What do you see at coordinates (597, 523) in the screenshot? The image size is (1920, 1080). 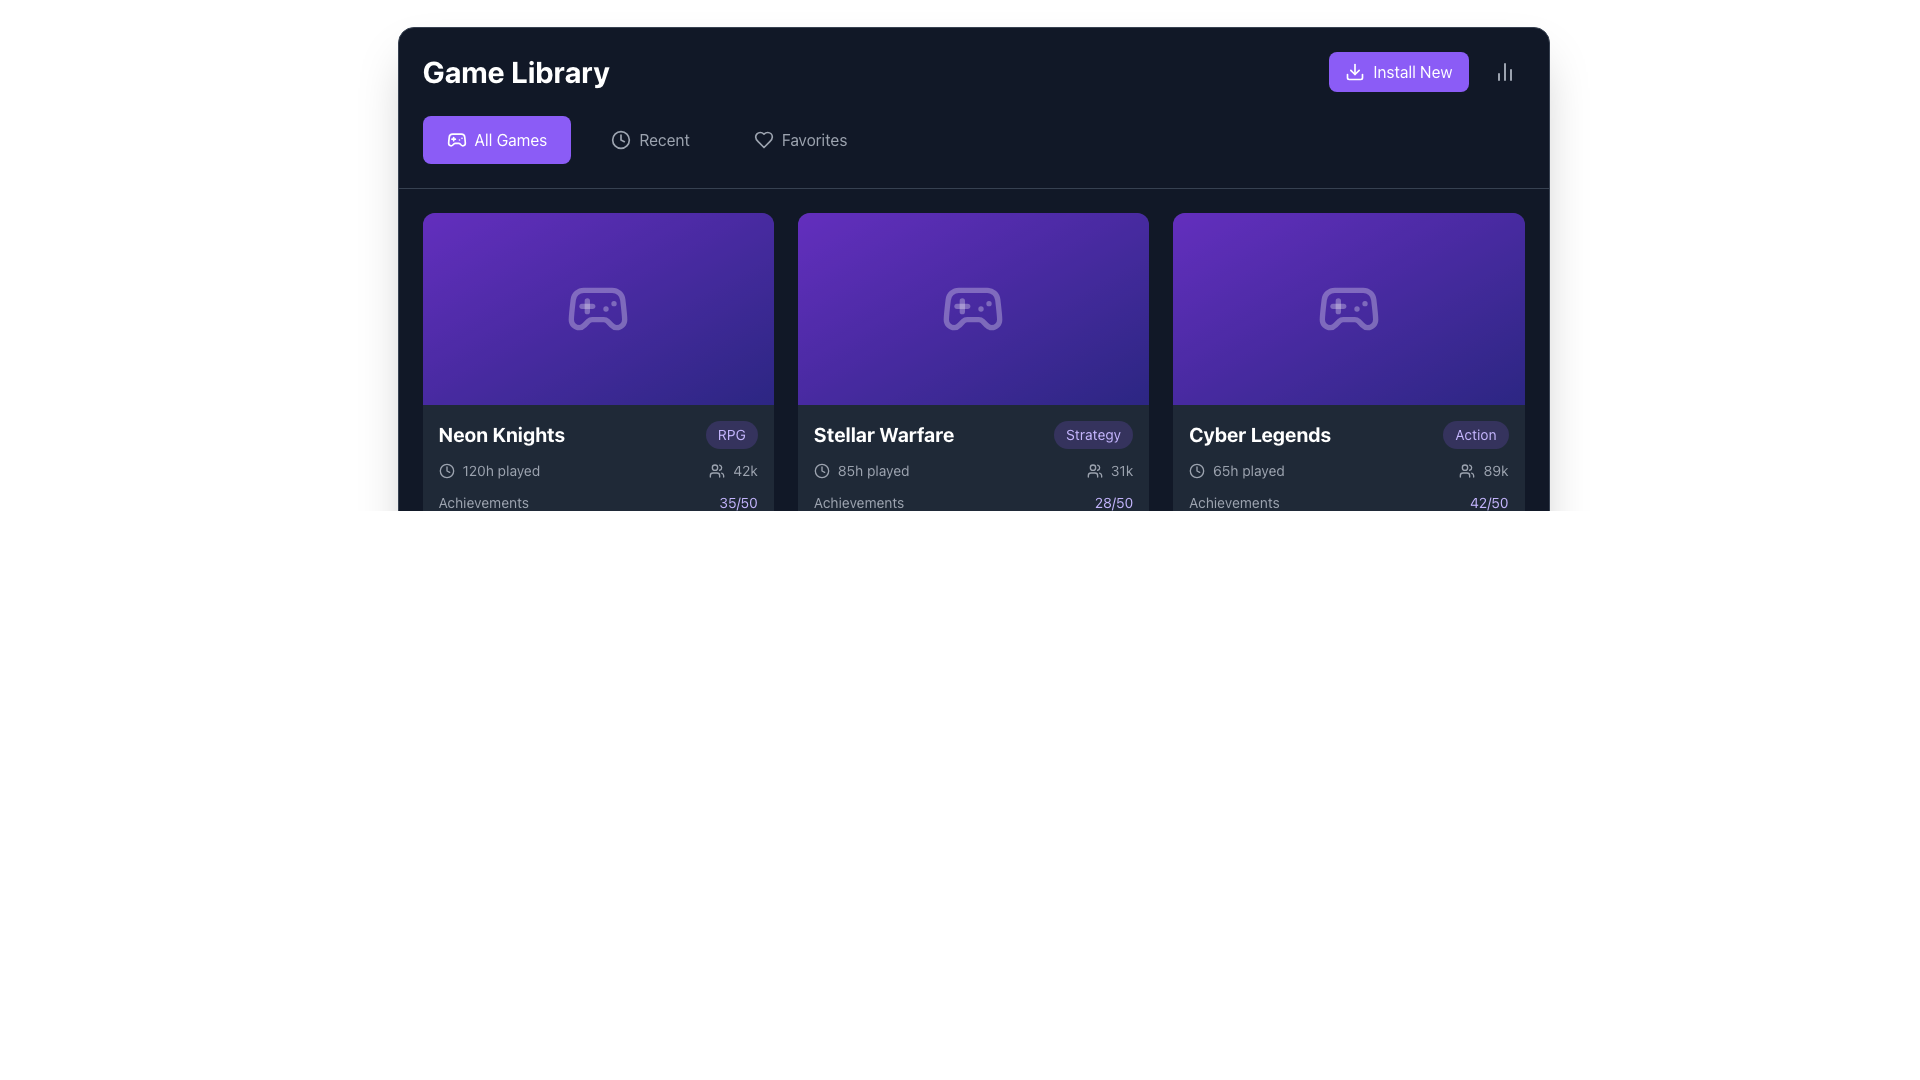 I see `the progress bar located in the lower portion of the 'Neon Knights' card` at bounding box center [597, 523].